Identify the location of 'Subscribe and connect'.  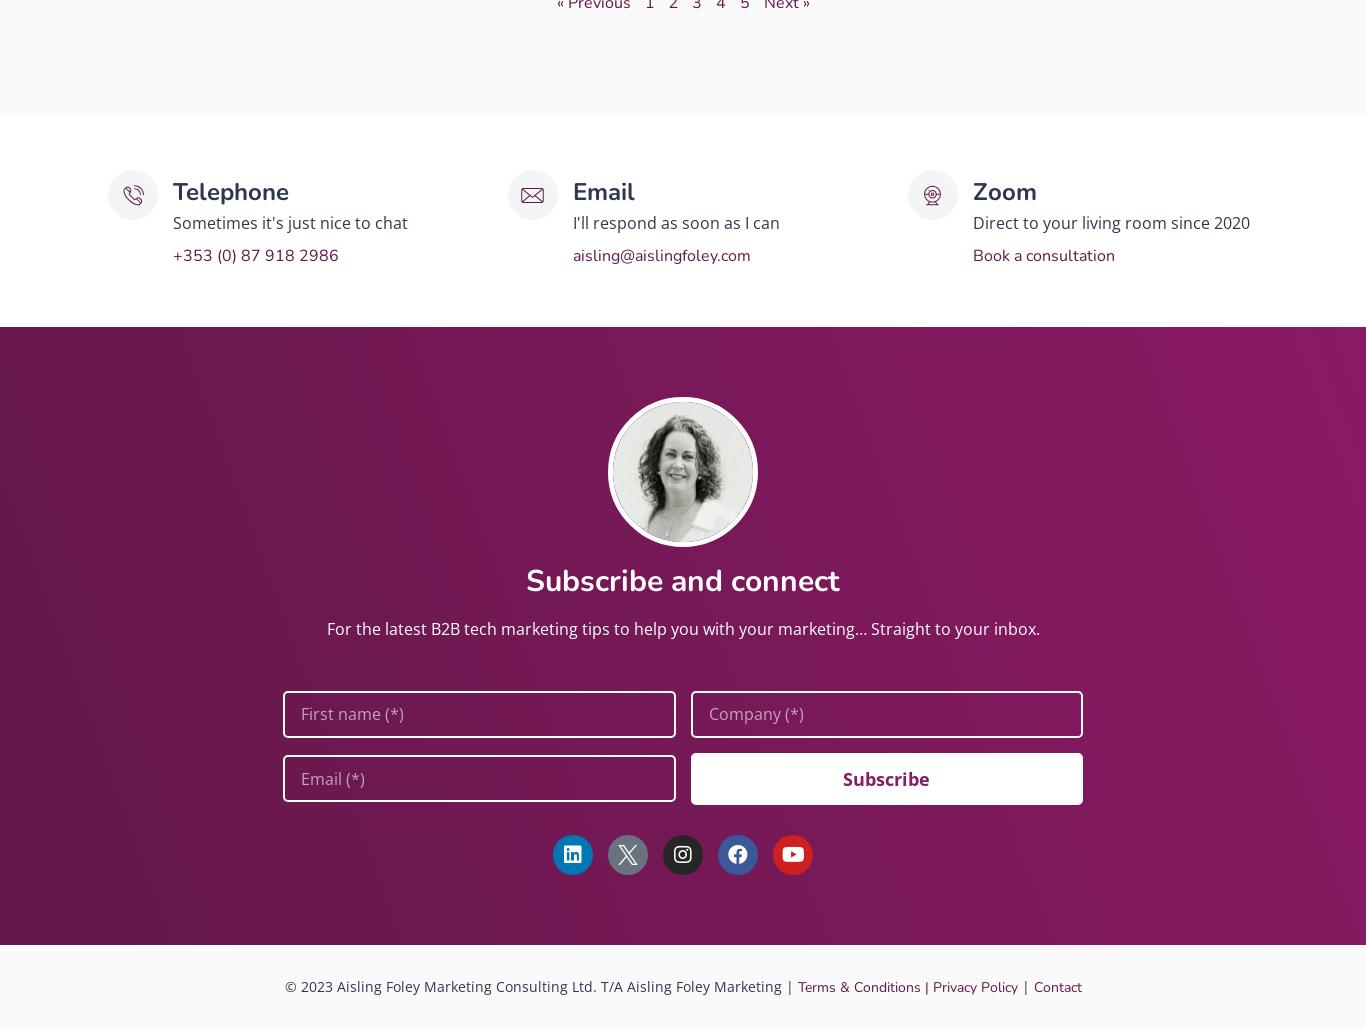
(683, 579).